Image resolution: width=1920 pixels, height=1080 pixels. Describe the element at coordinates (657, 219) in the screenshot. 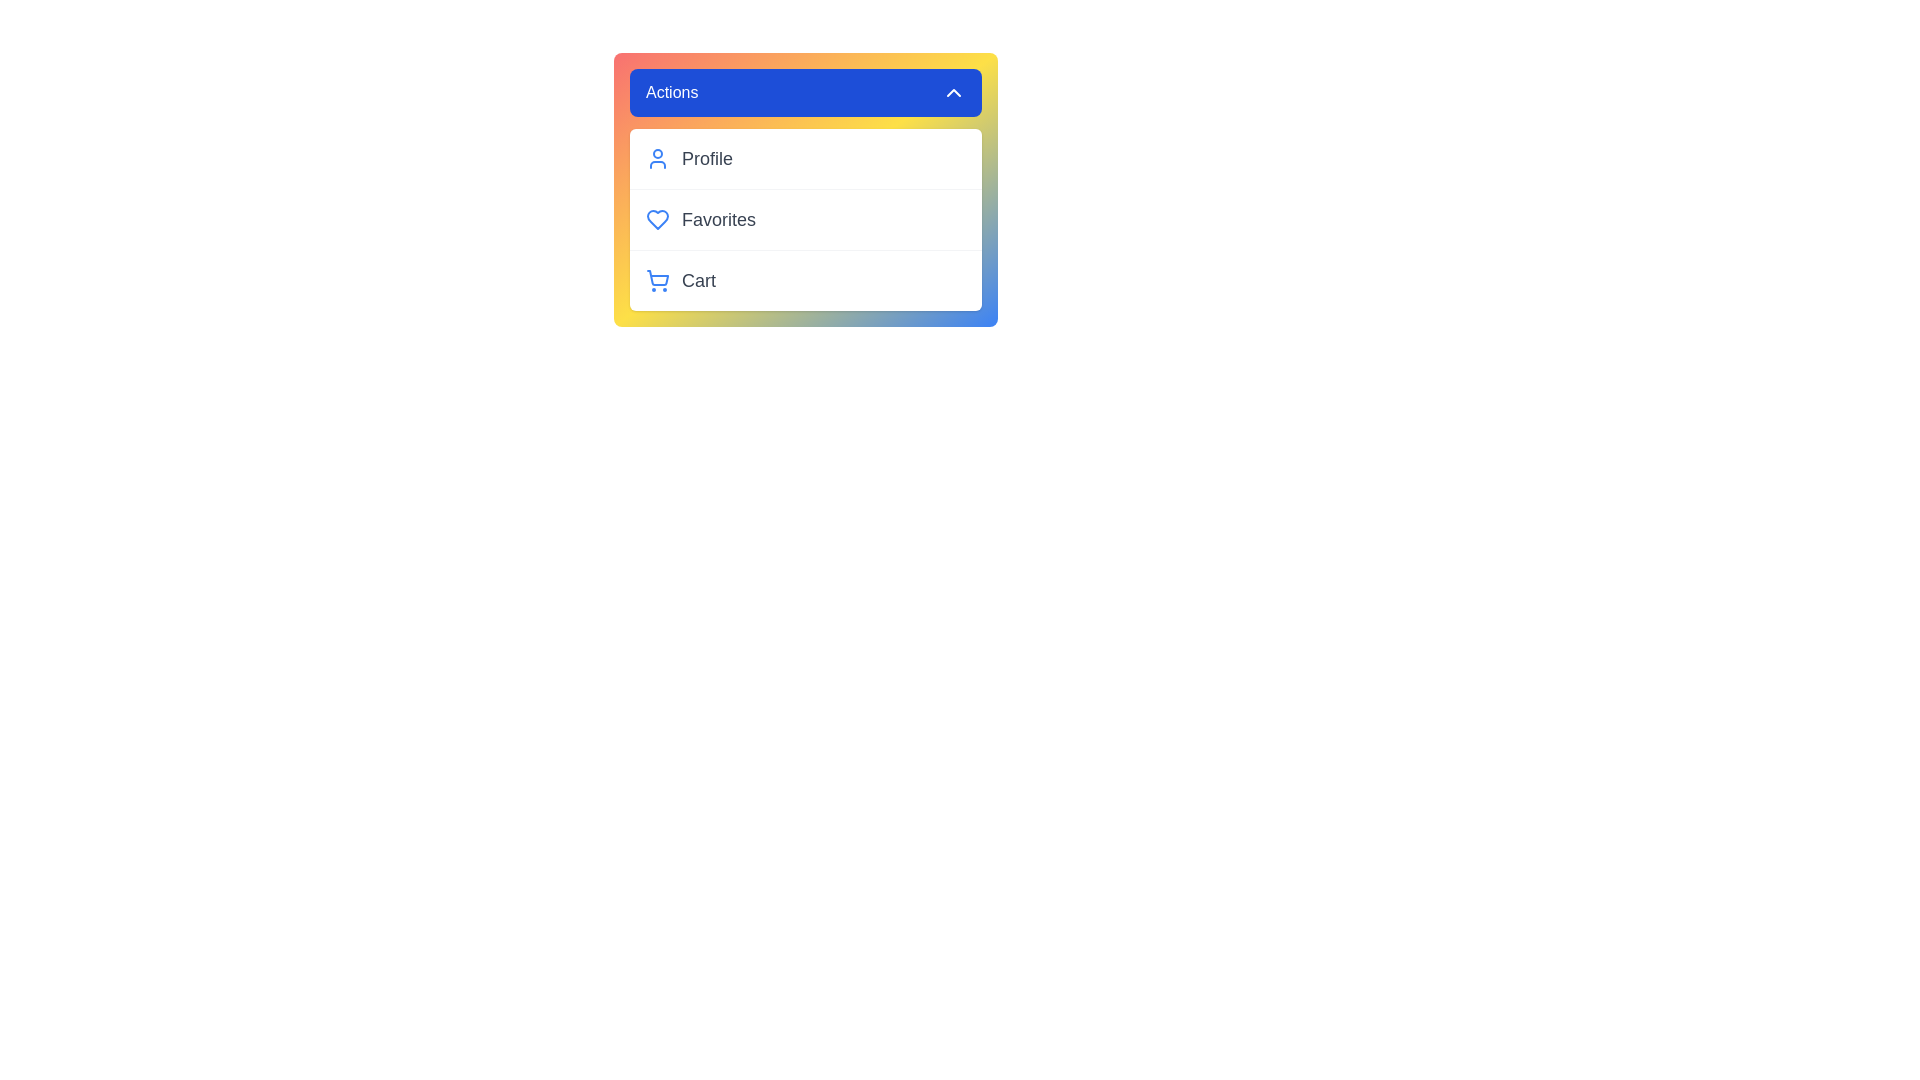

I see `the 'Favorites' icon located in the dropdown menu under 'Actions'` at that location.